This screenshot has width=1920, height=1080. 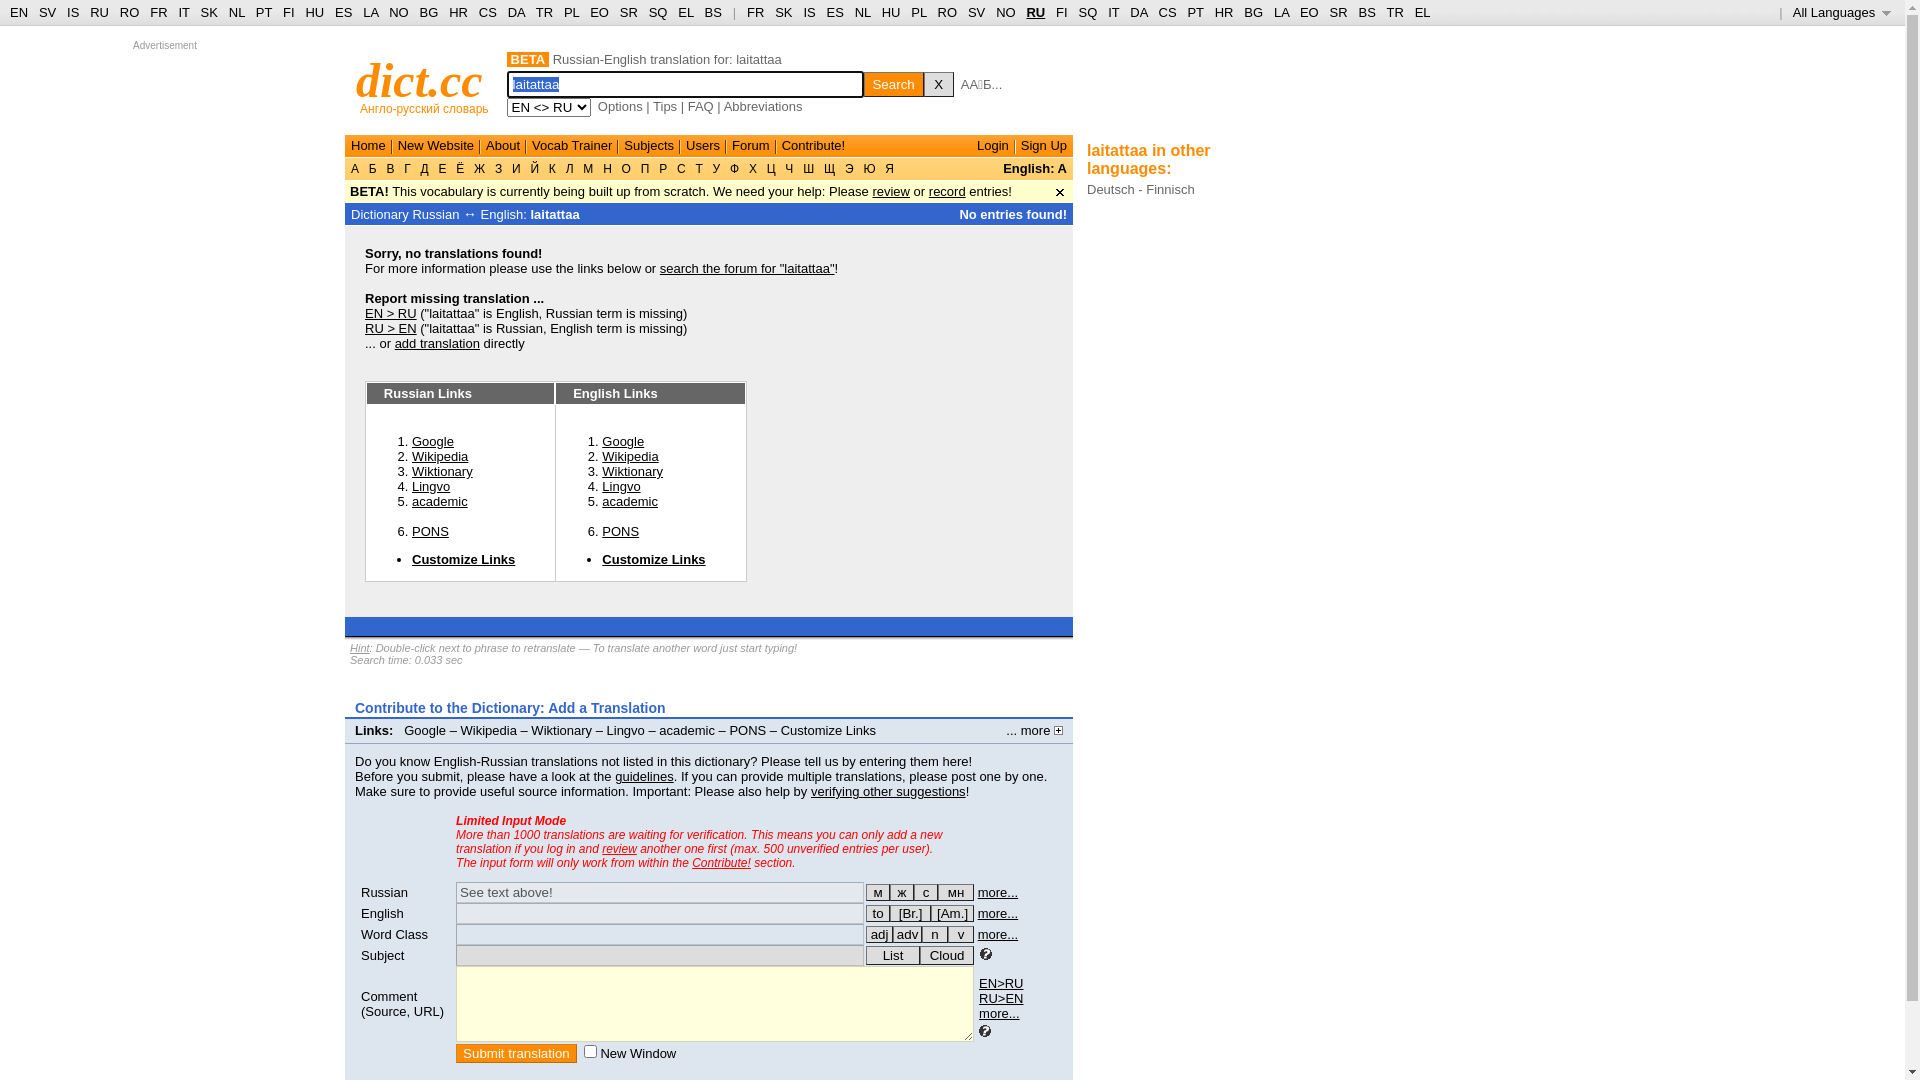 I want to click on 'Forum', so click(x=730, y=144).